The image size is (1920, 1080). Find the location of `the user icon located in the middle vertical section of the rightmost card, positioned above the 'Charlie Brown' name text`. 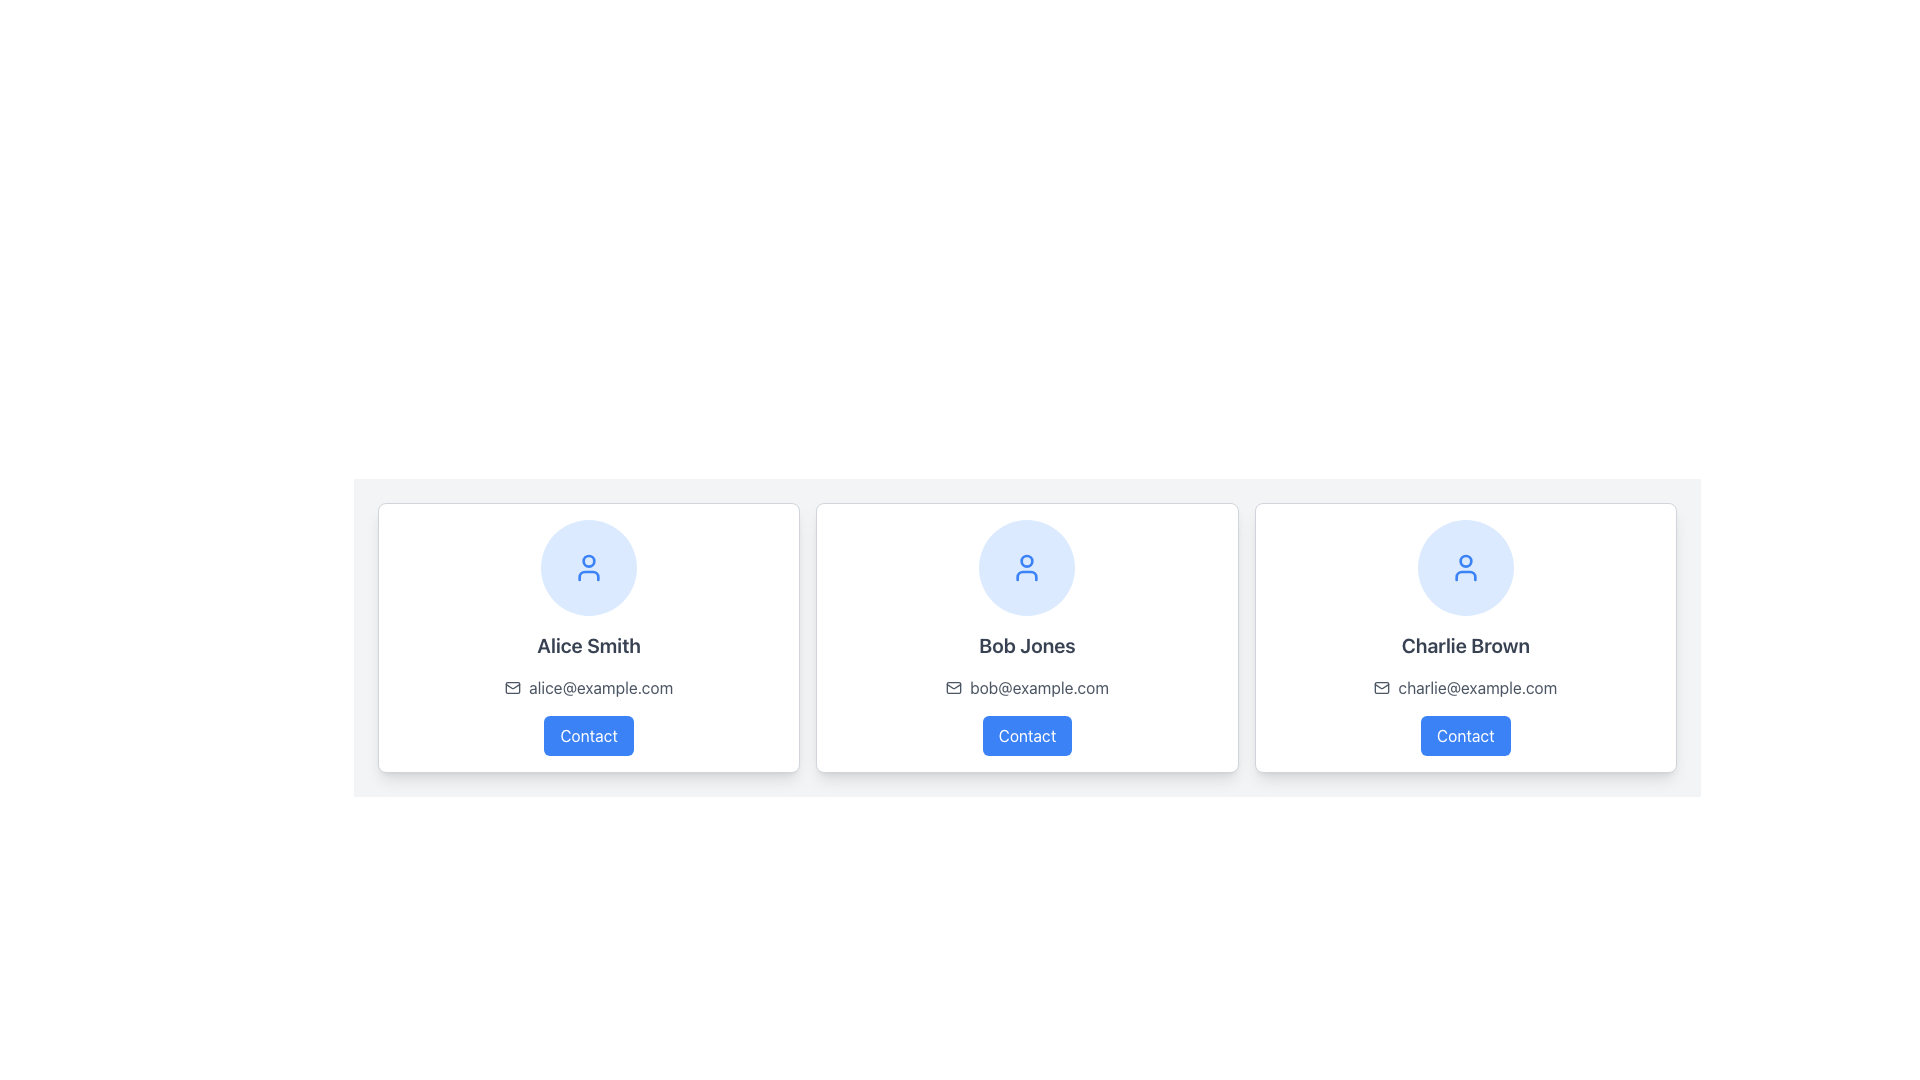

the user icon located in the middle vertical section of the rightmost card, positioned above the 'Charlie Brown' name text is located at coordinates (1465, 567).